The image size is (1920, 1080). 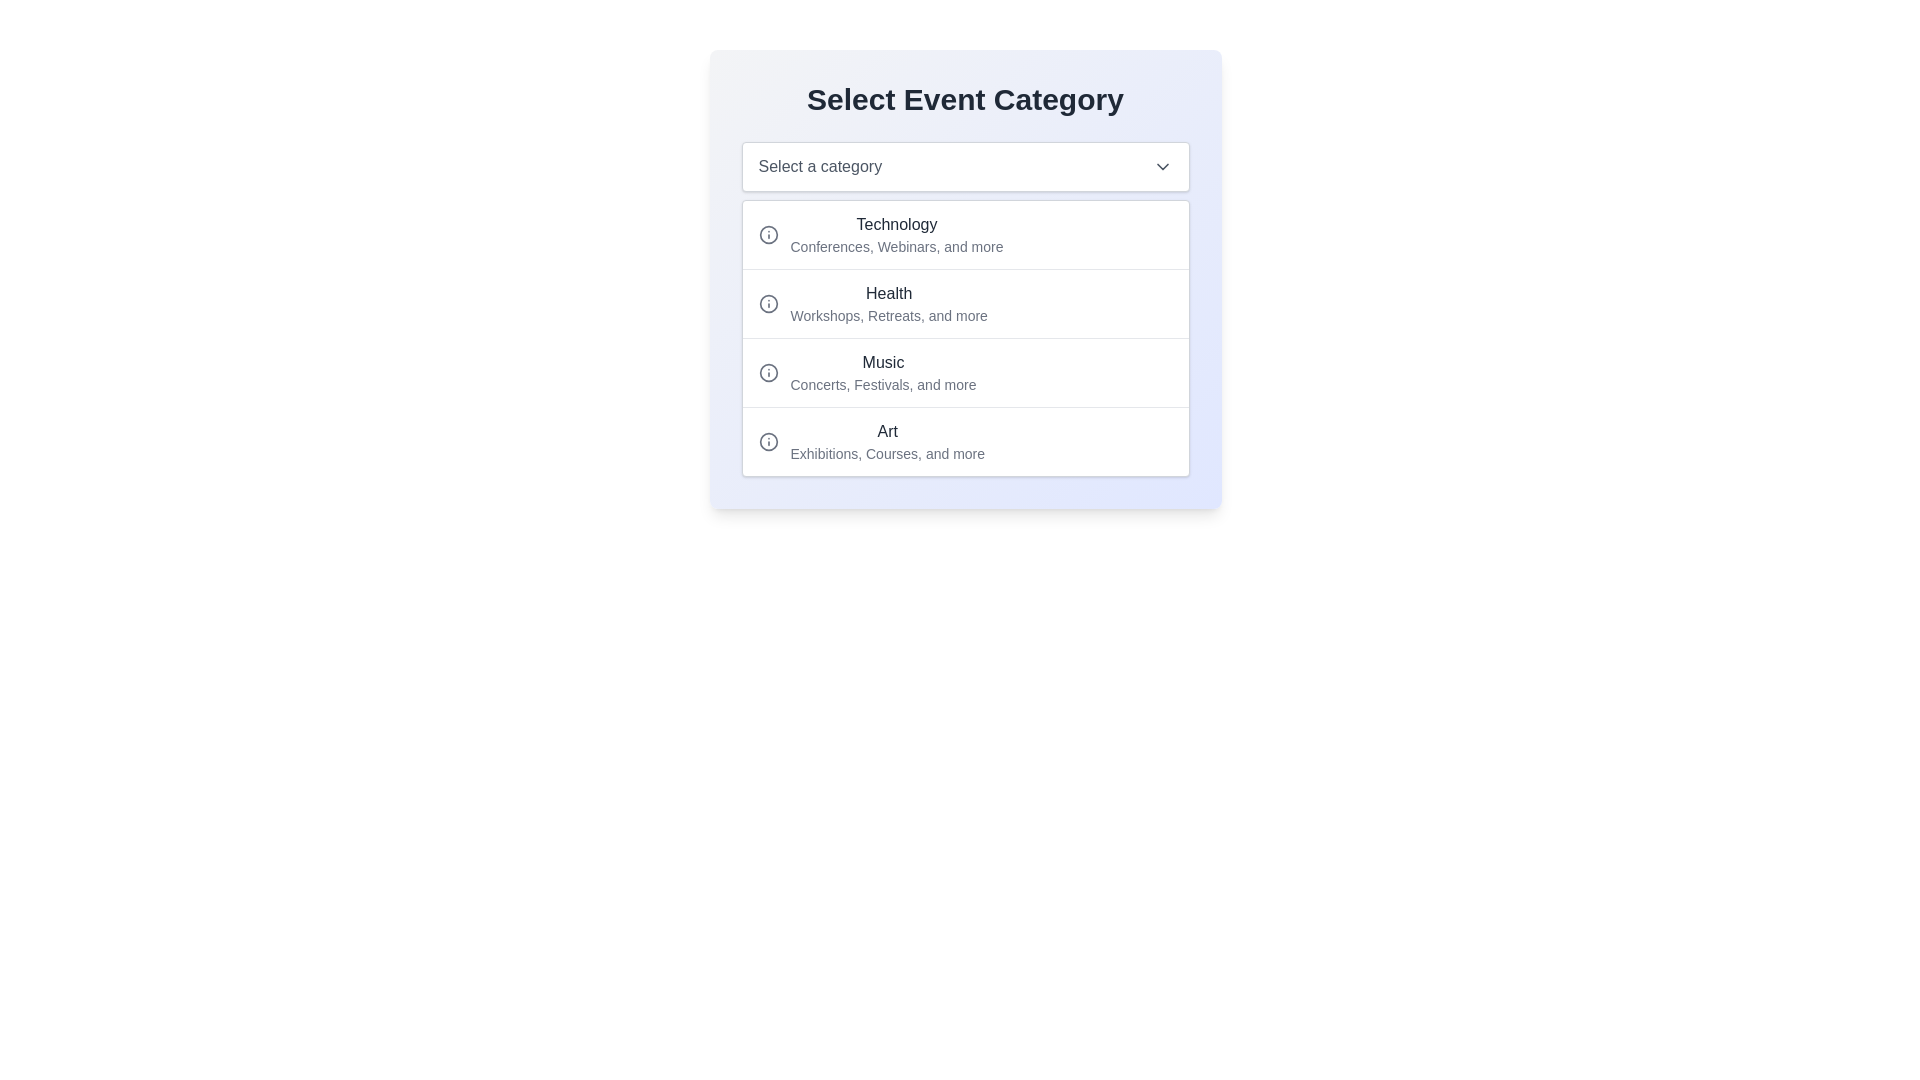 I want to click on the 'Art' category icon, which is the fourth entry in the list of event categories, located to the left of the 'Art' text, so click(x=767, y=441).